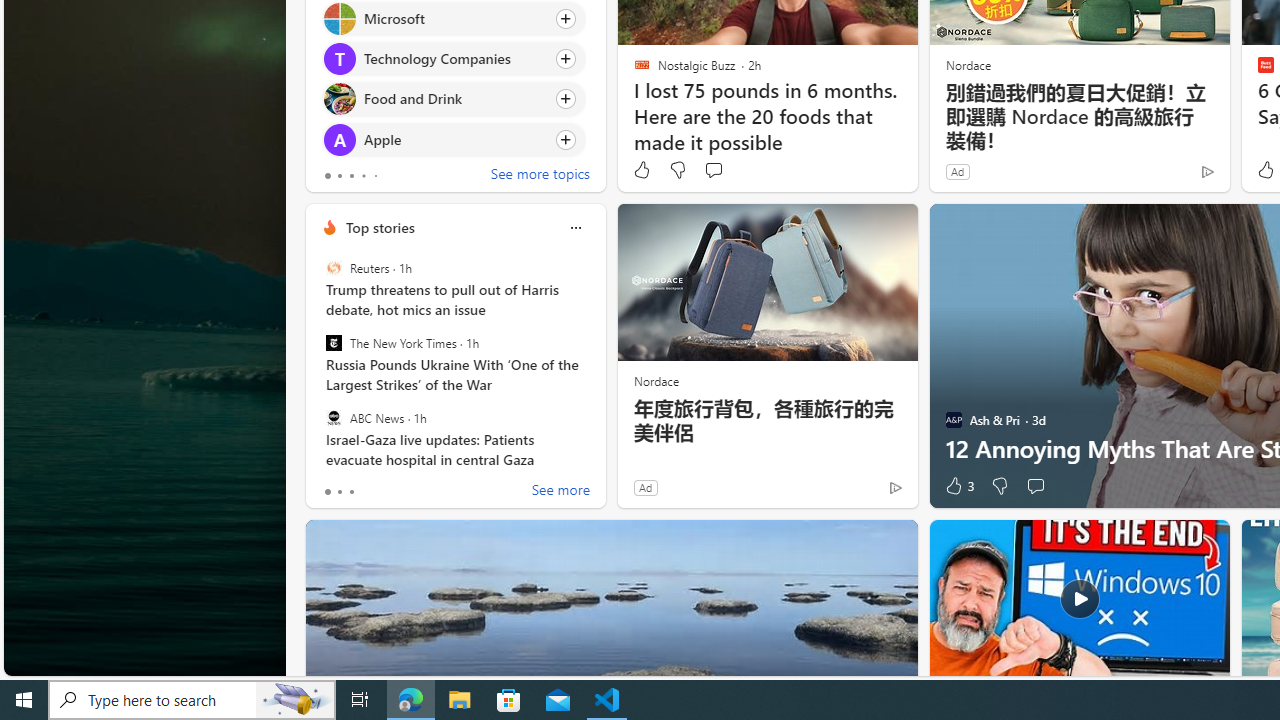  Describe the element at coordinates (339, 492) in the screenshot. I see `'tab-1'` at that location.